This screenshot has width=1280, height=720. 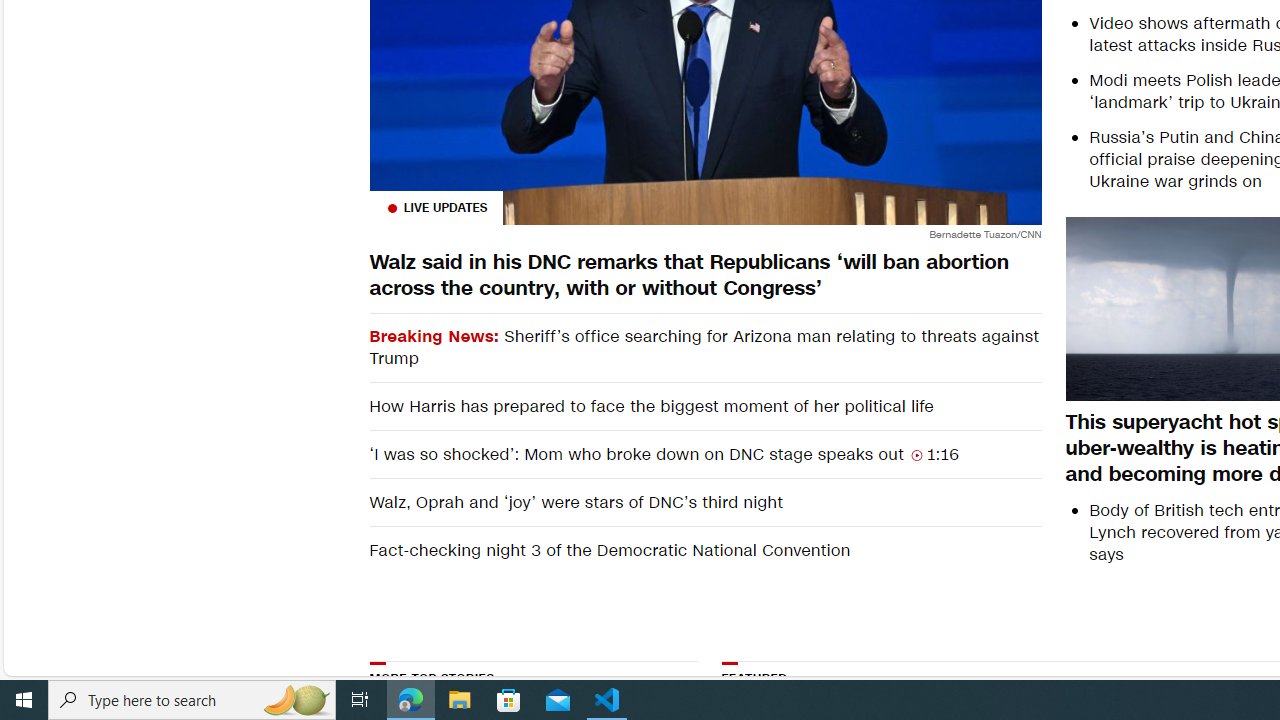 I want to click on 'Task View', so click(x=359, y=698).